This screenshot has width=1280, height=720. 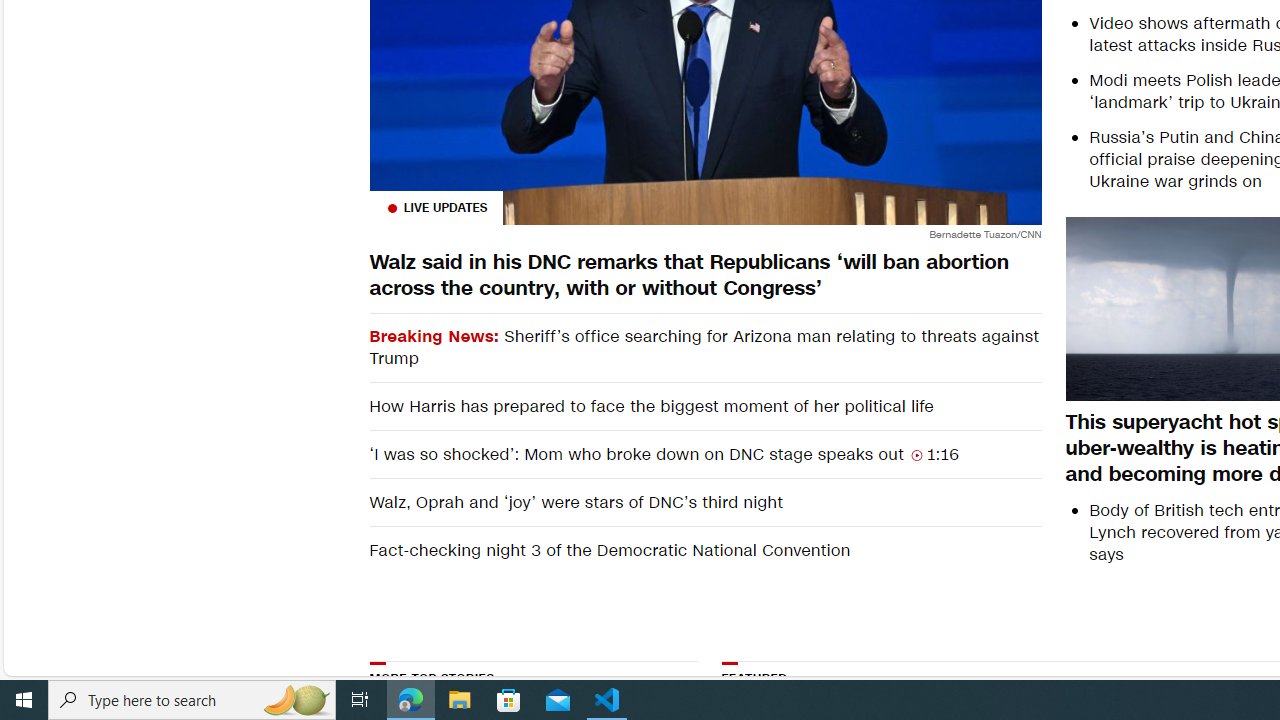 I want to click on 'Task View', so click(x=359, y=698).